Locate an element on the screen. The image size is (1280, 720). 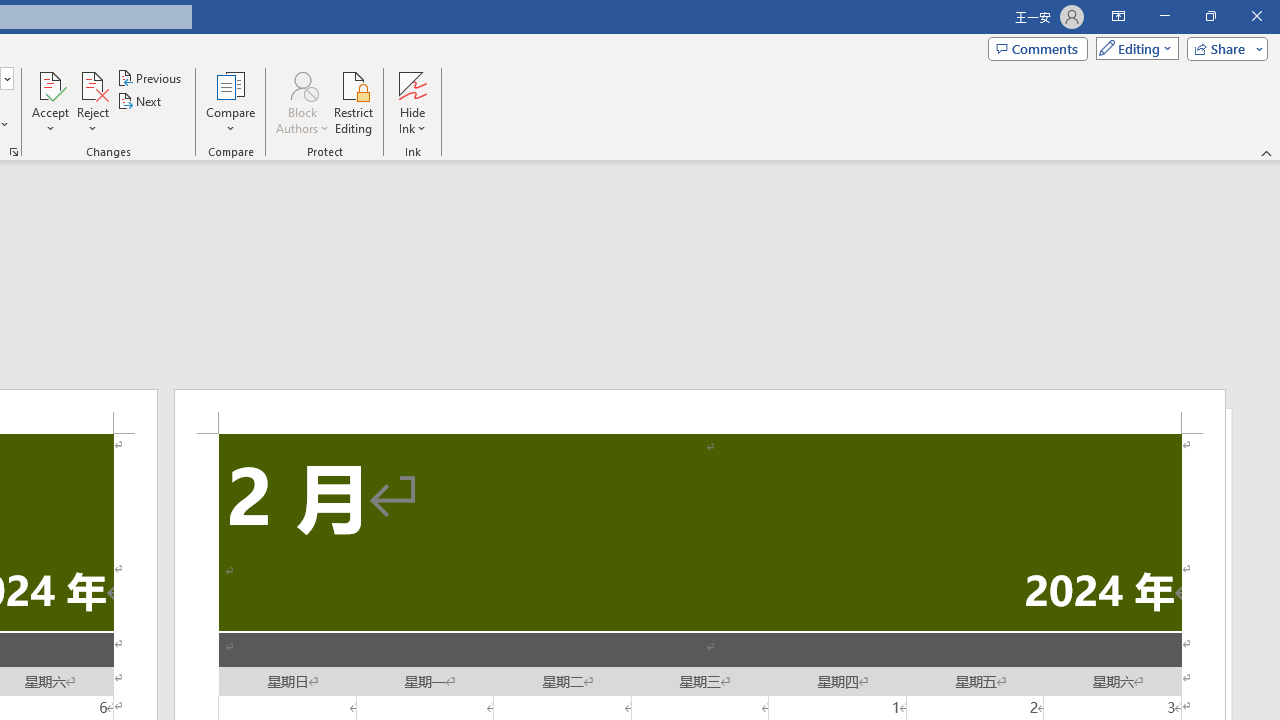
'Change Tracking Options...' is located at coordinates (14, 150).